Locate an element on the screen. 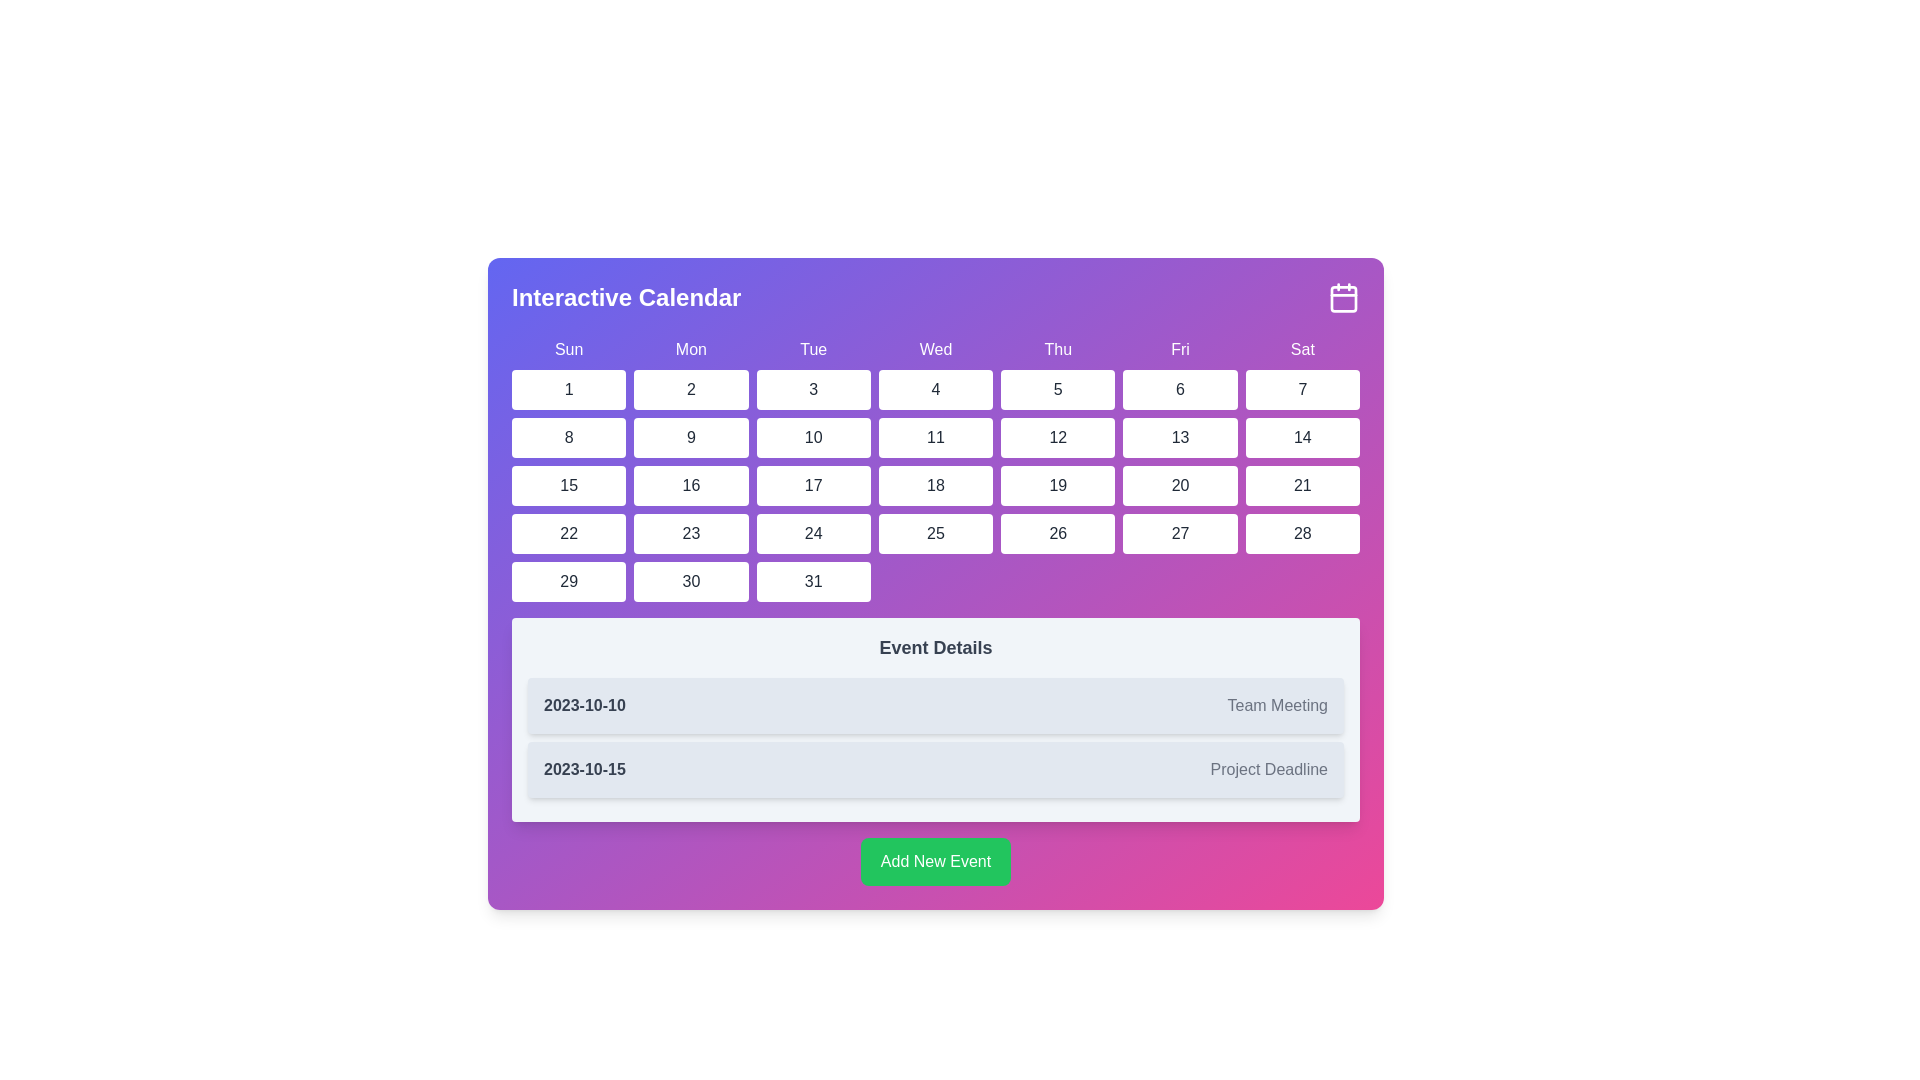  the button representing the date '13' is located at coordinates (1180, 437).